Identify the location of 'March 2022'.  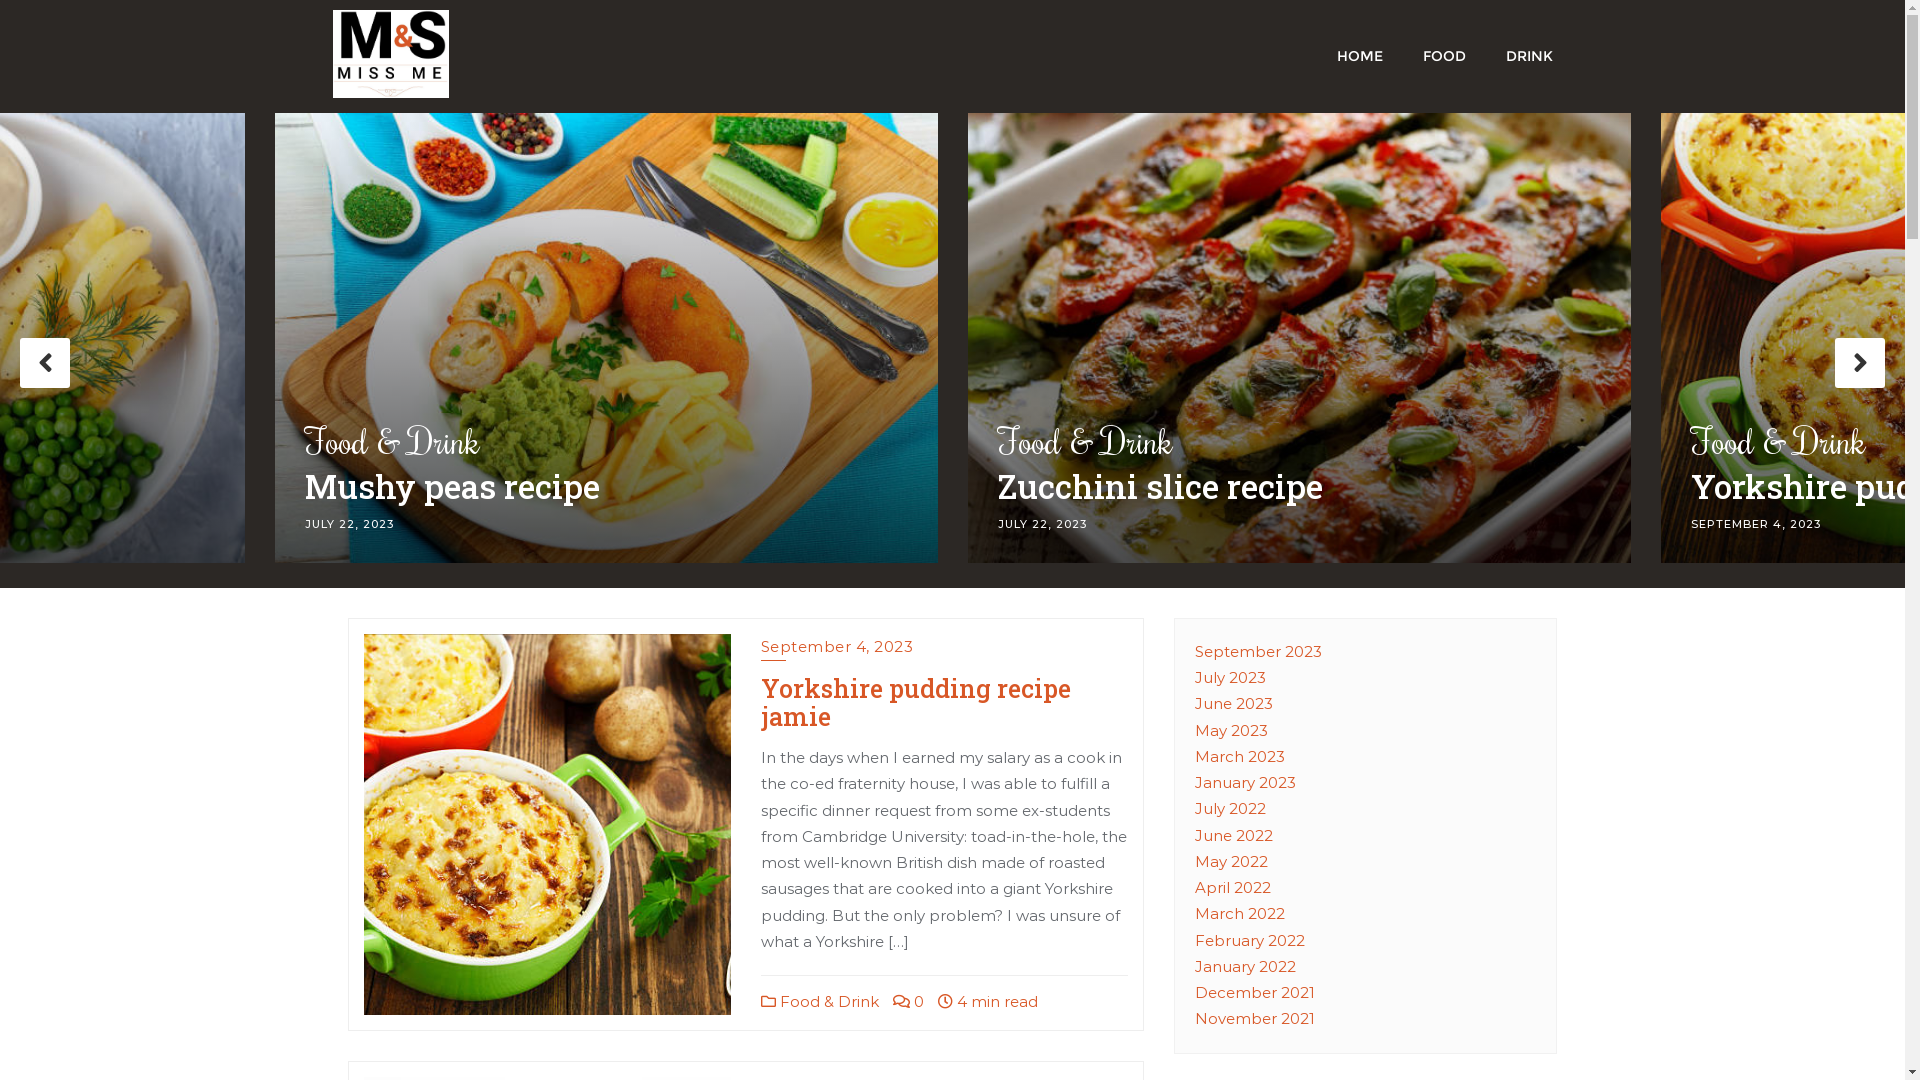
(1195, 913).